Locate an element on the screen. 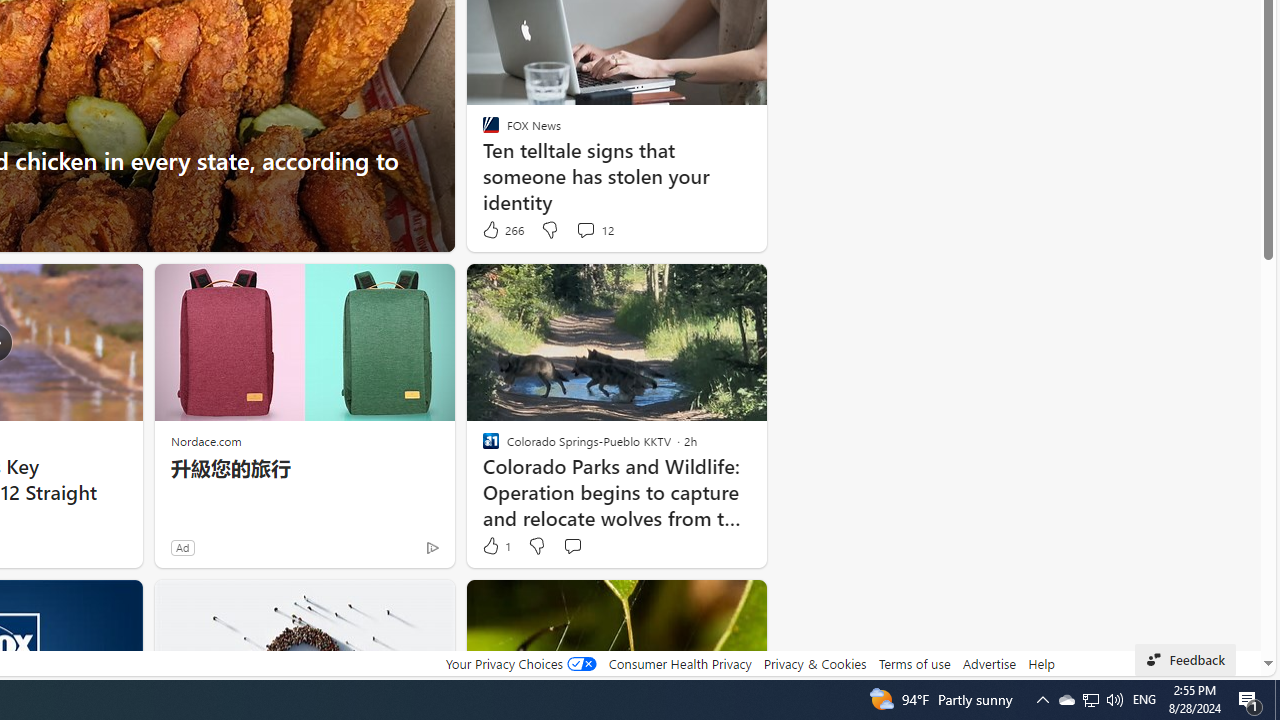 This screenshot has width=1280, height=720. 'Nordace.com' is located at coordinates (206, 440).